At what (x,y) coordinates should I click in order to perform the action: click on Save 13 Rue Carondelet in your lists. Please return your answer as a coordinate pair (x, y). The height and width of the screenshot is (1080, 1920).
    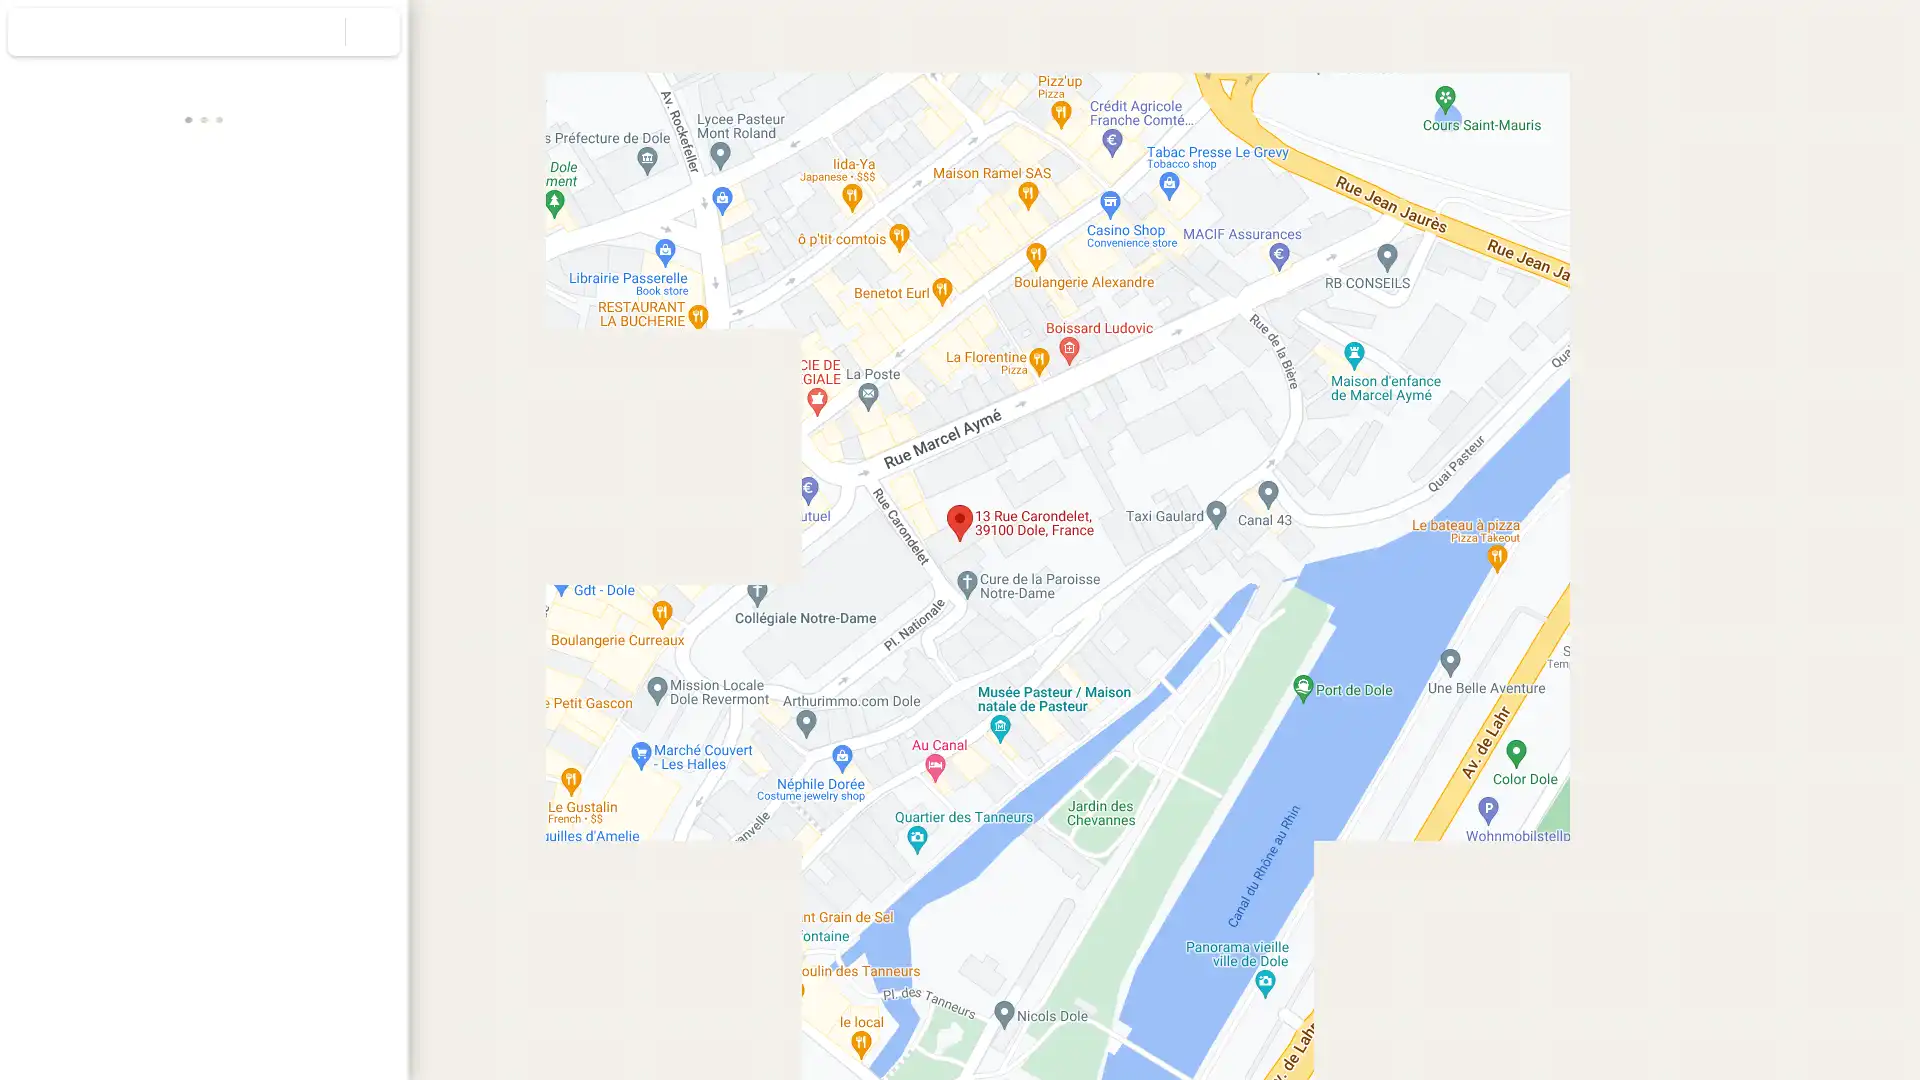
    Looking at the image, I should click on (129, 362).